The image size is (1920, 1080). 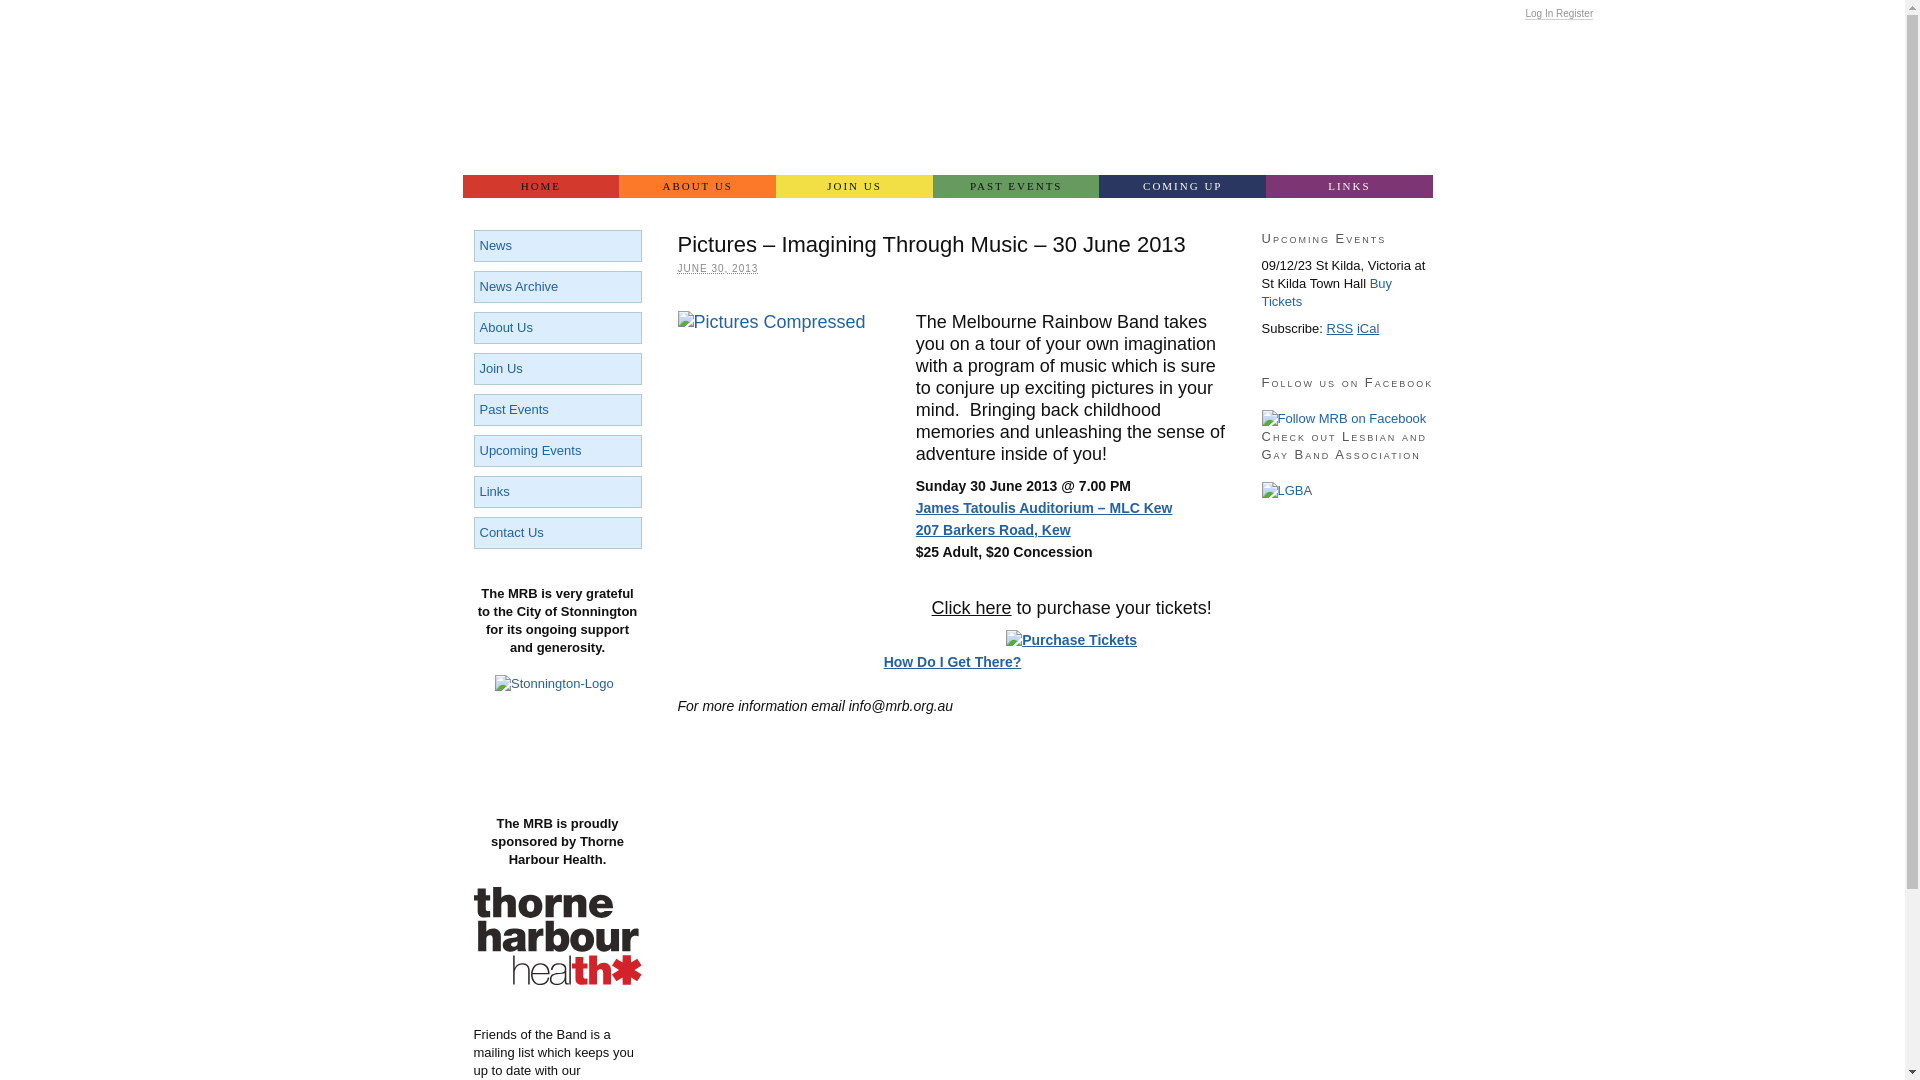 I want to click on 'RSS', so click(x=1340, y=327).